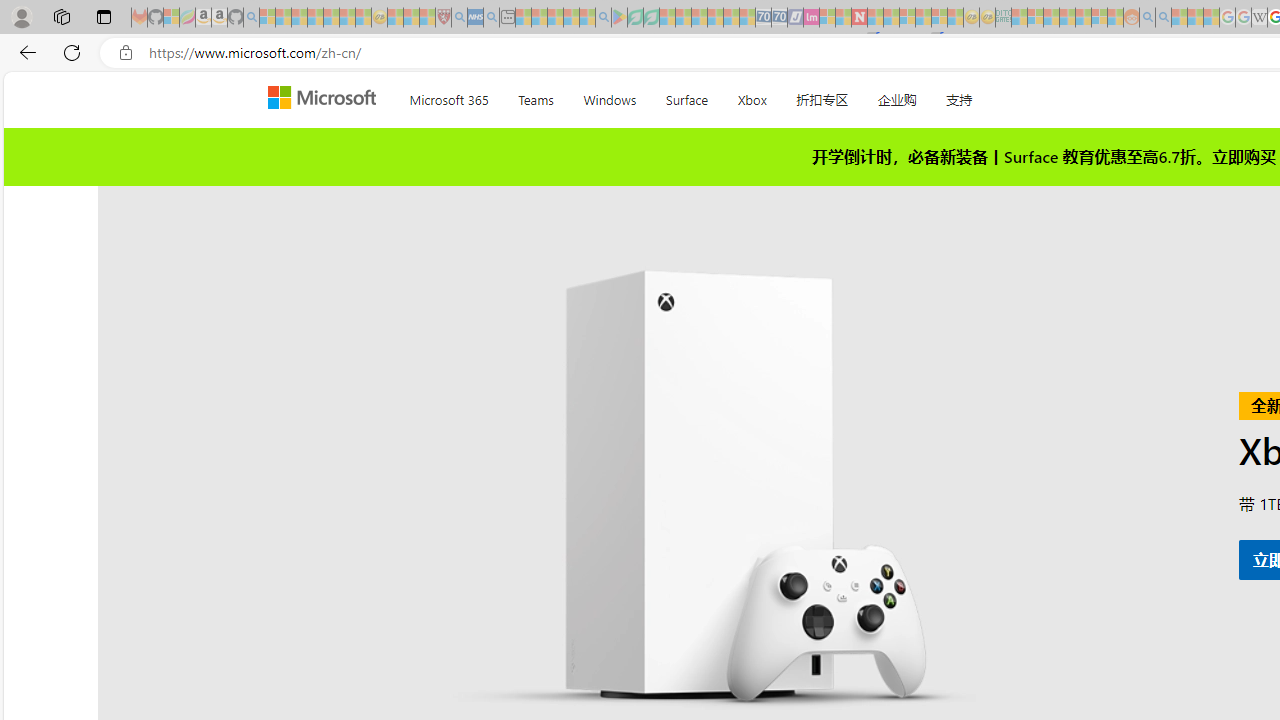 Image resolution: width=1280 pixels, height=720 pixels. I want to click on 'Utah sues federal government - Search - Sleeping', so click(1163, 17).